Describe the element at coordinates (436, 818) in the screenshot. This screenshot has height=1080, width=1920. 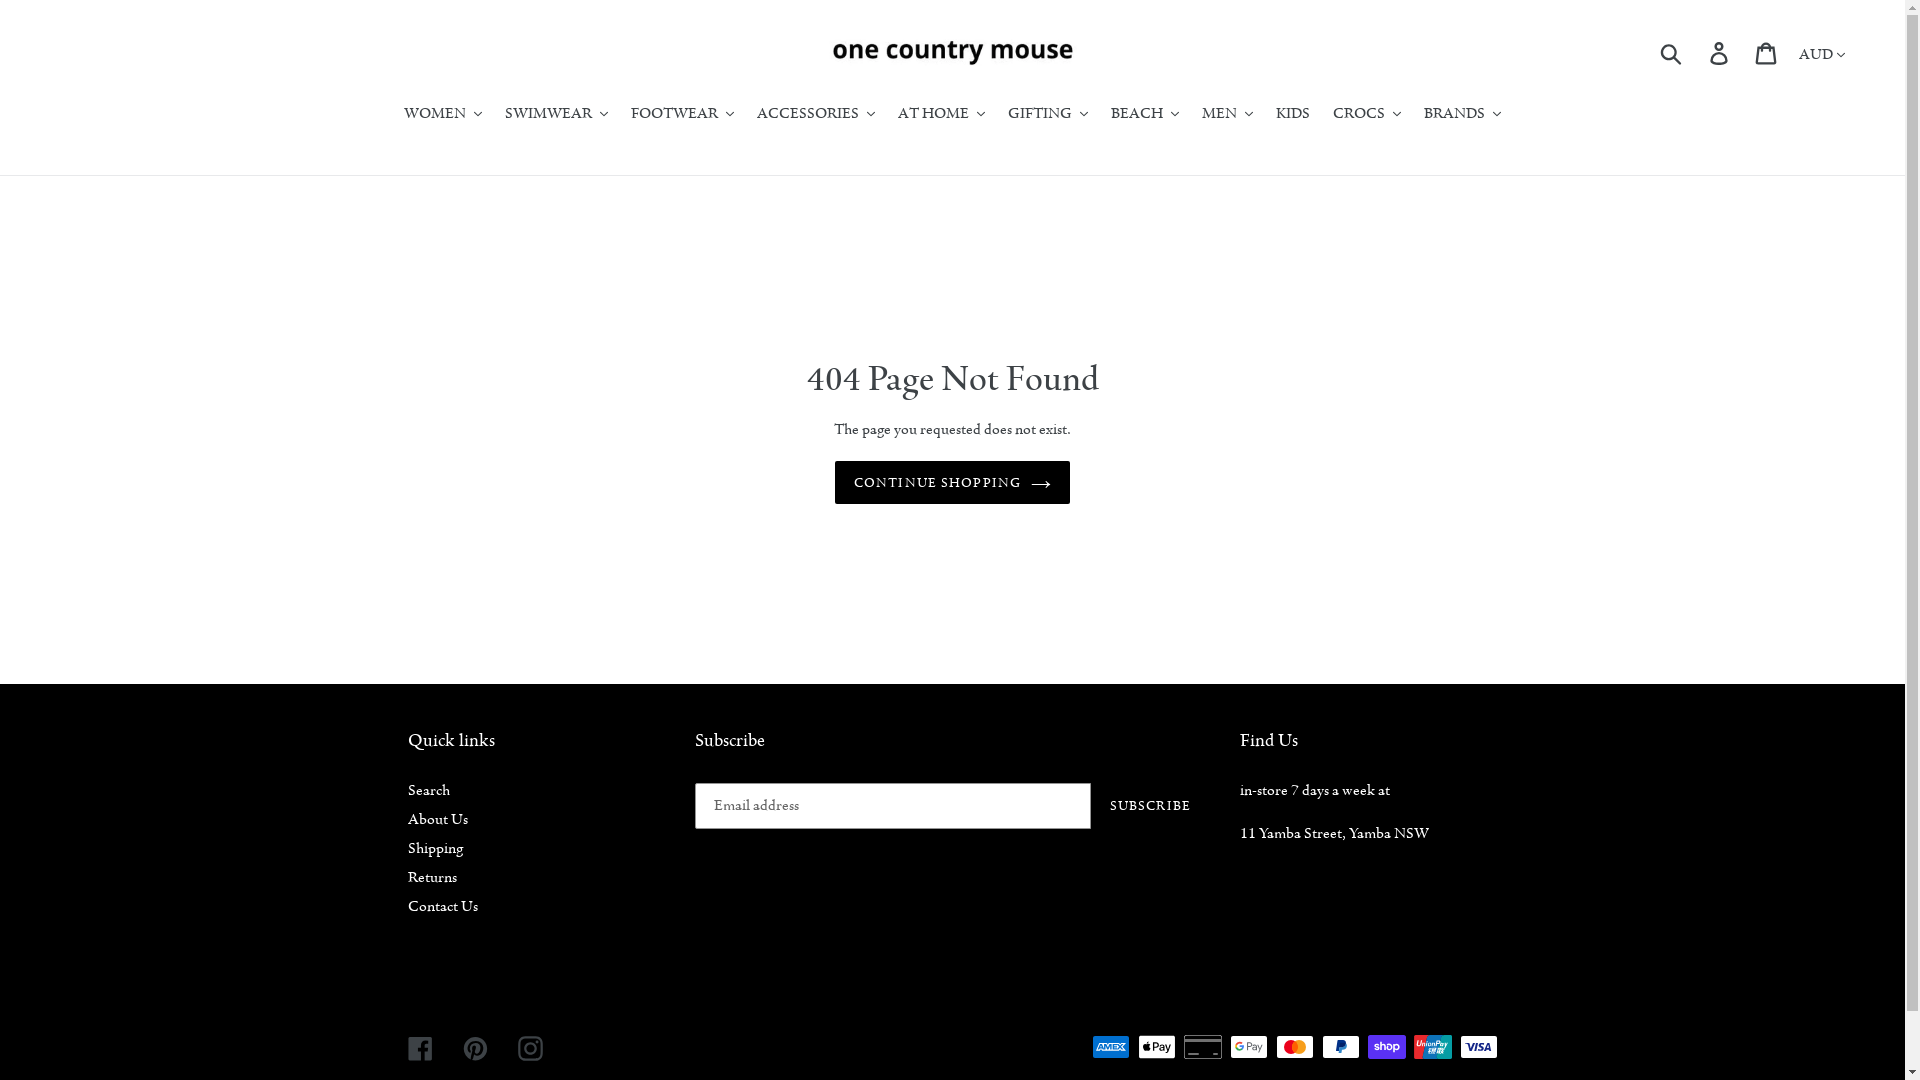
I see `'About Us'` at that location.